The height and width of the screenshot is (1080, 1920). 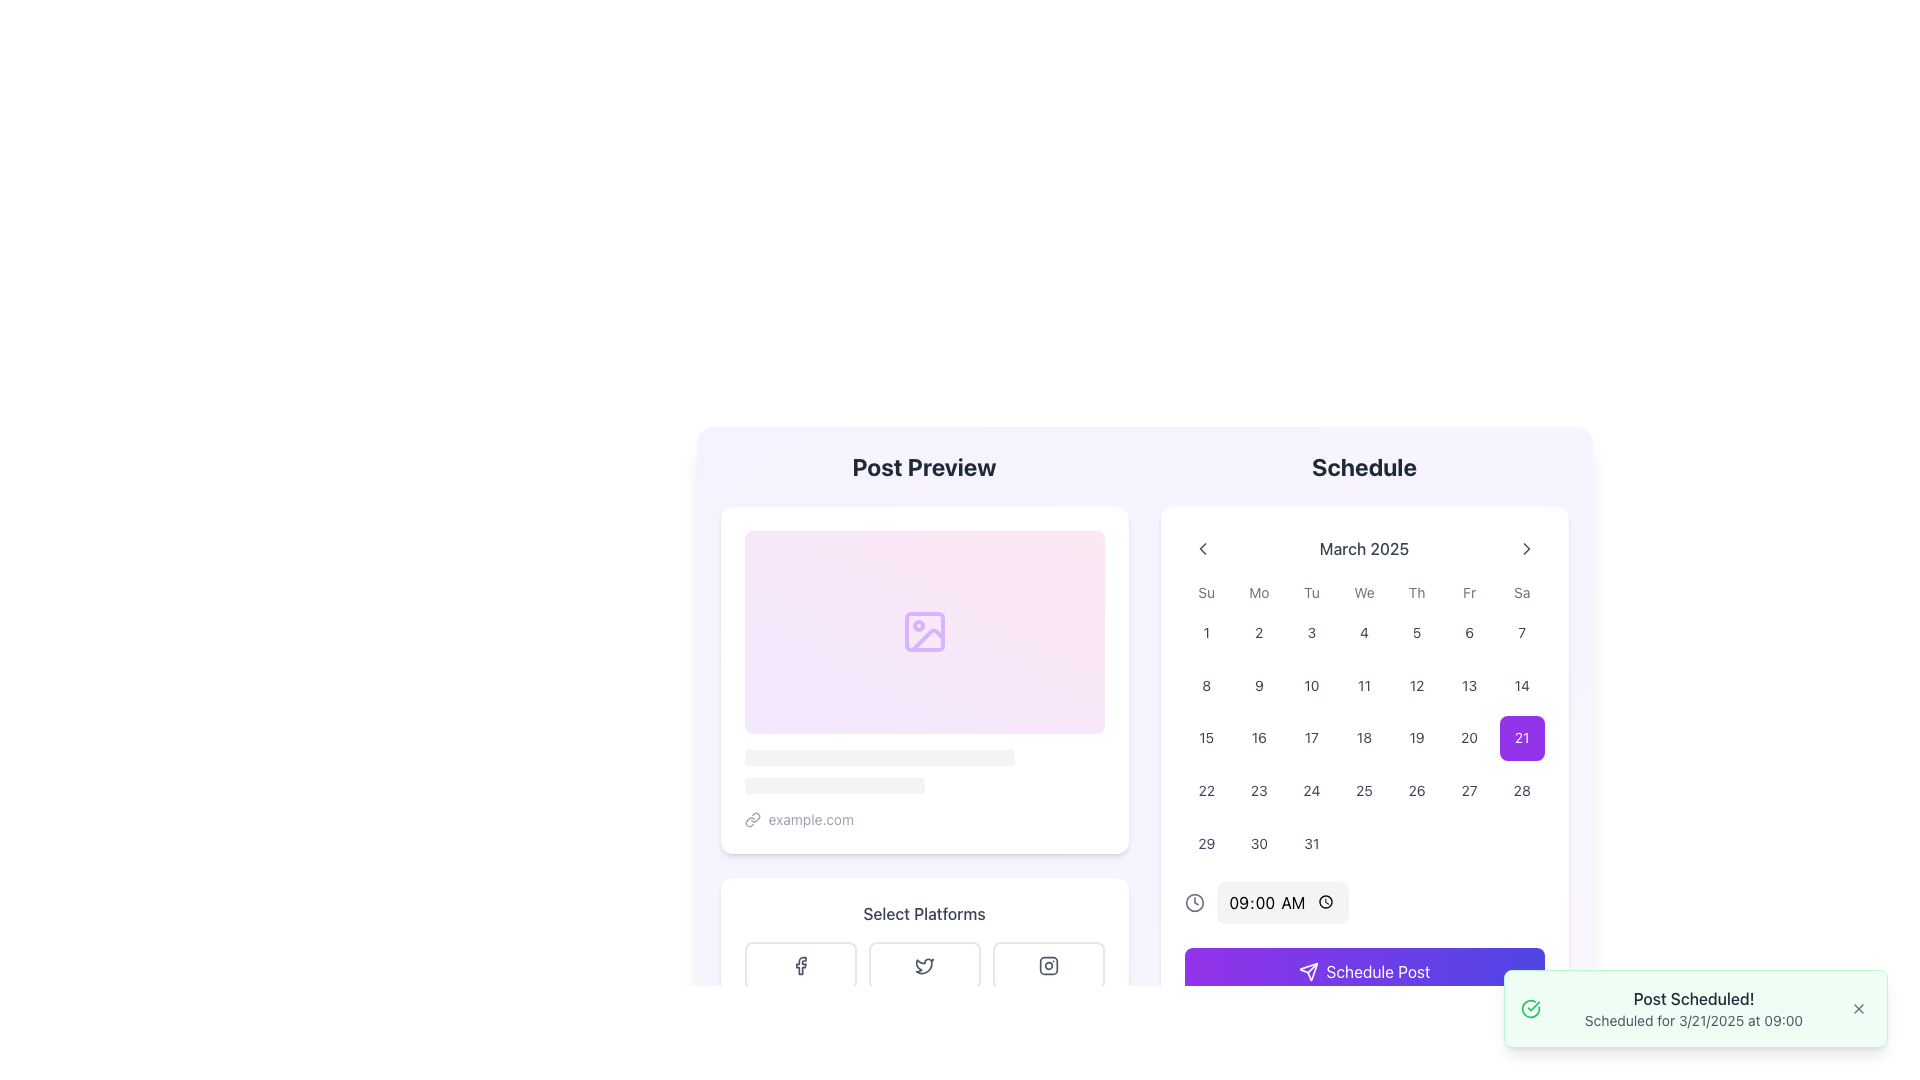 I want to click on the left arrow button in the navigation bar, which is styled with rounded corners and changes to light gray on hover, located to the left of the text 'March 2025', so click(x=1201, y=548).